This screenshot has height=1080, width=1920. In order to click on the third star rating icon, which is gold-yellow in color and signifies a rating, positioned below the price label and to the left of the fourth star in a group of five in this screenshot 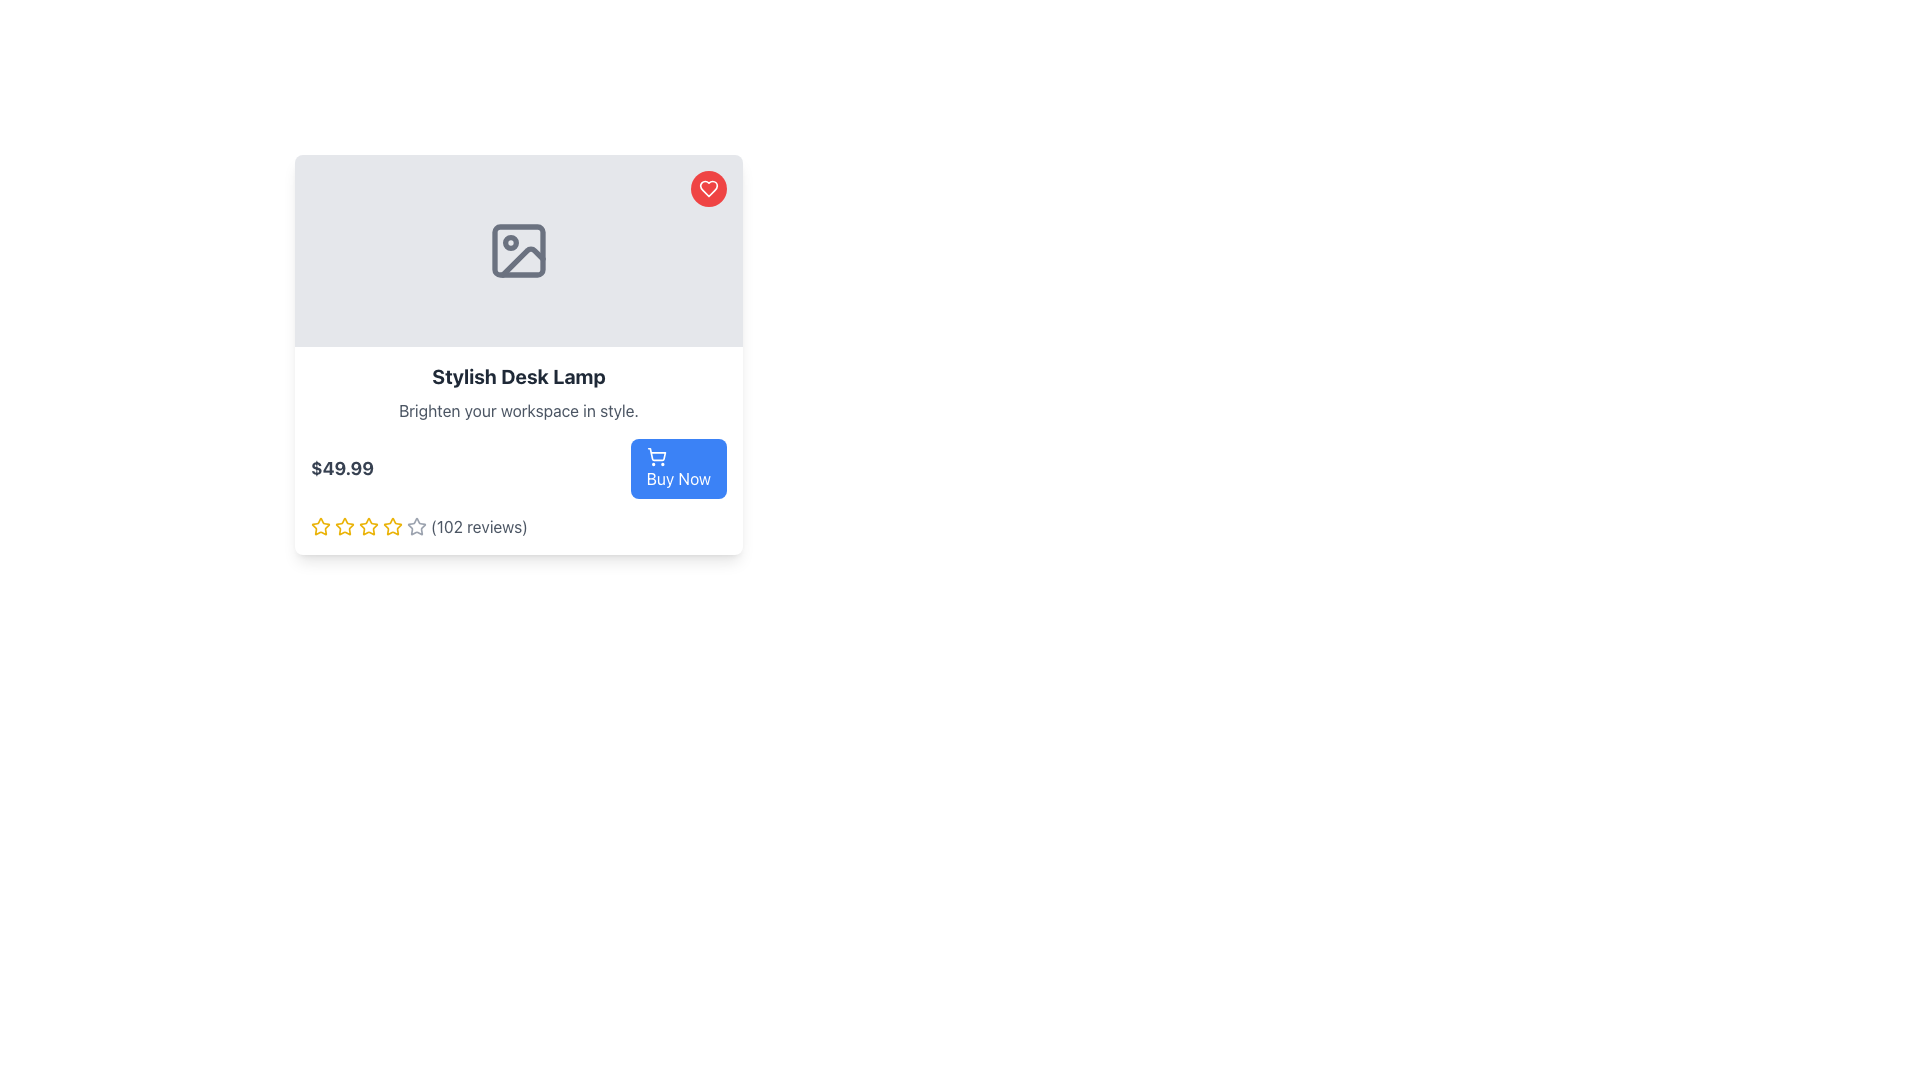, I will do `click(345, 526)`.